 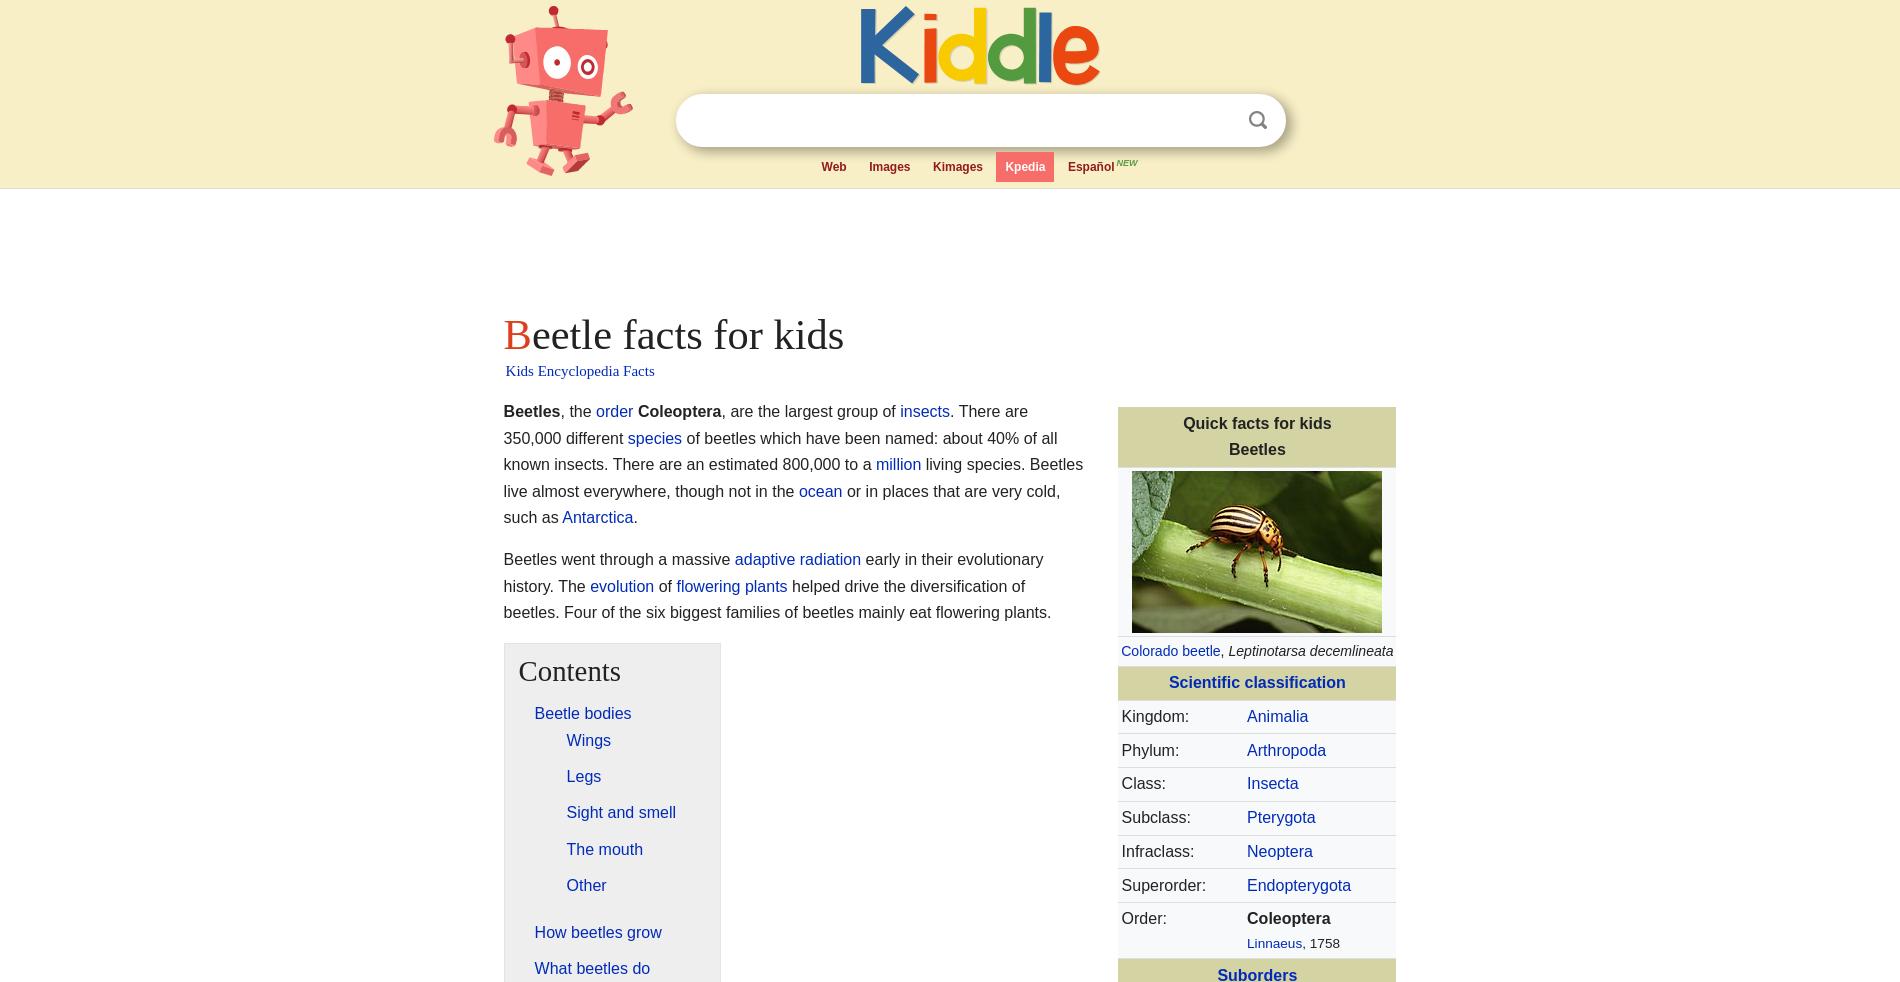 I want to click on 'Scientific classification', so click(x=1255, y=681).